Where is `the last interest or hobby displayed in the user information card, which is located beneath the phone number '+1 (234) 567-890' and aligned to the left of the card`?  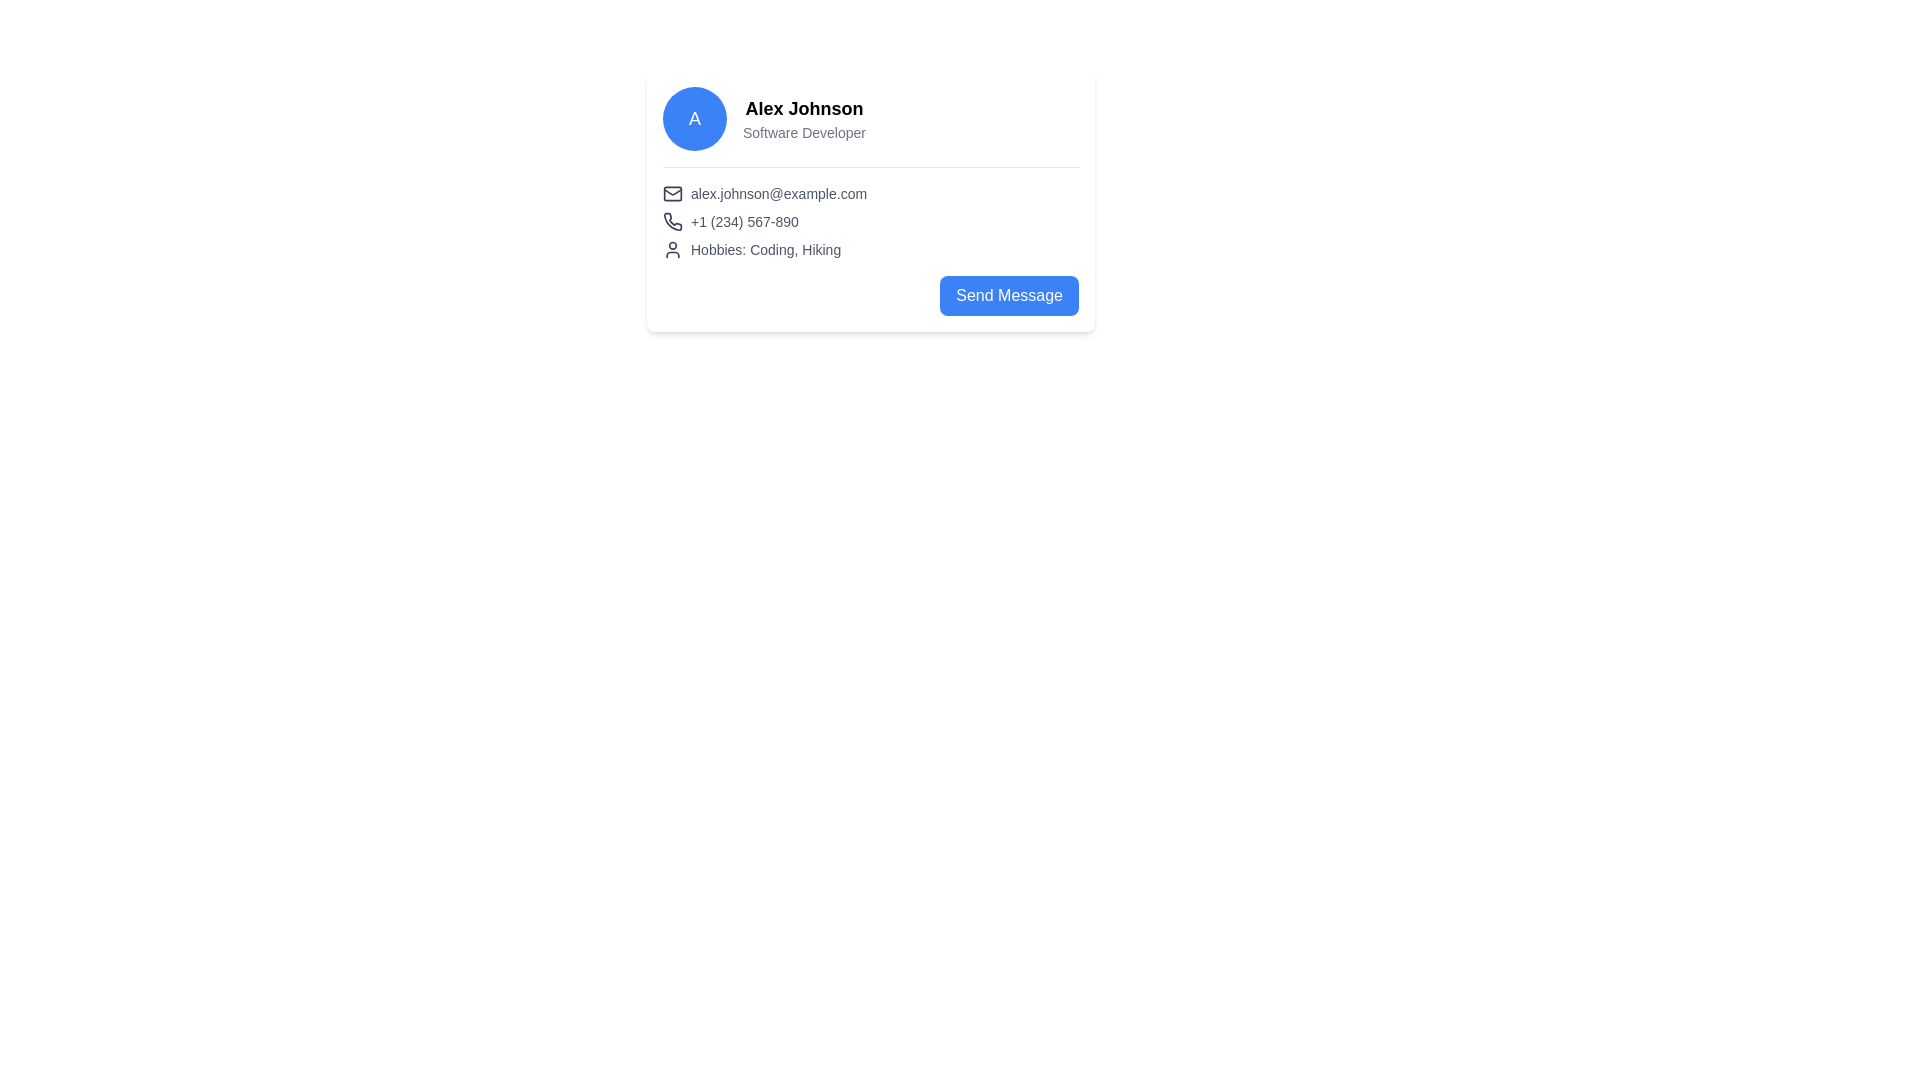 the last interest or hobby displayed in the user information card, which is located beneath the phone number '+1 (234) 567-890' and aligned to the left of the card is located at coordinates (870, 249).